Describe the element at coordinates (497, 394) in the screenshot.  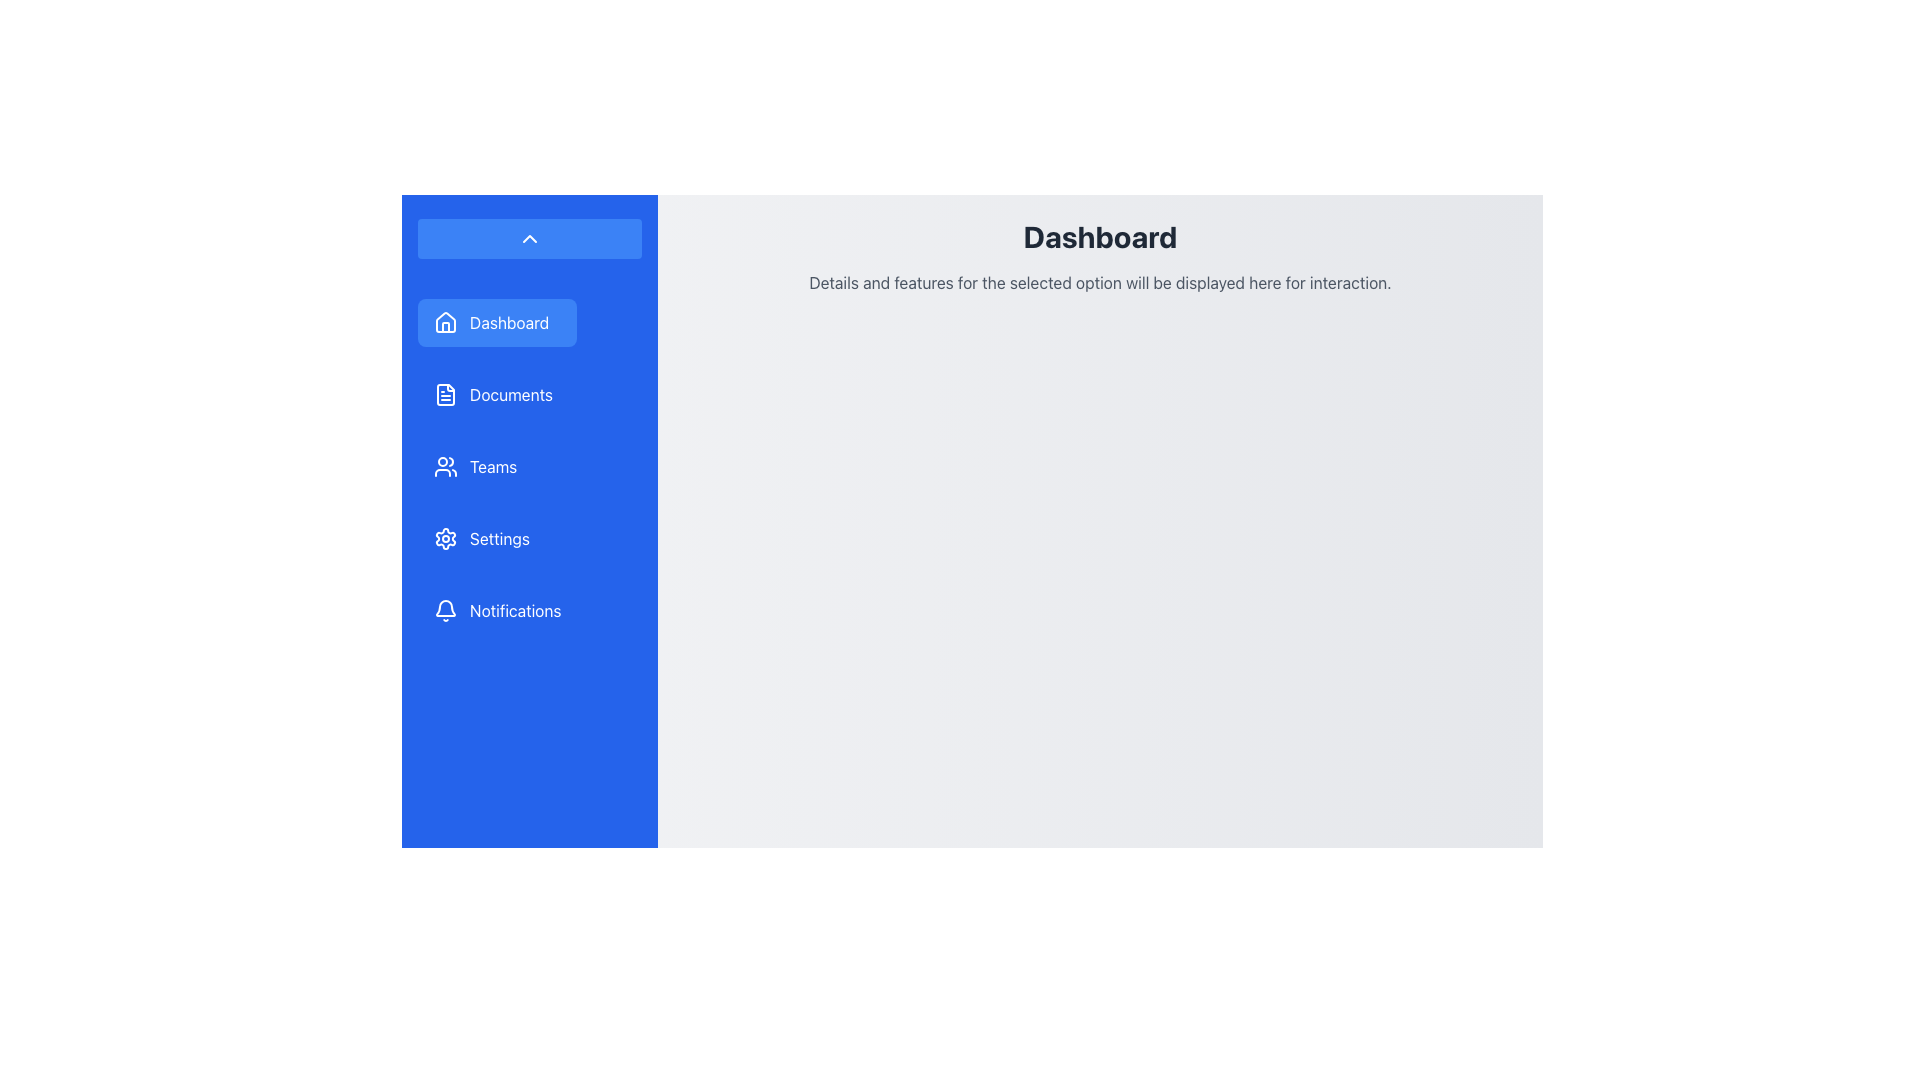
I see `the 'Documents' button, which is a blue rectangular button with rounded corners containing a document icon and white text, to trigger visual feedback` at that location.